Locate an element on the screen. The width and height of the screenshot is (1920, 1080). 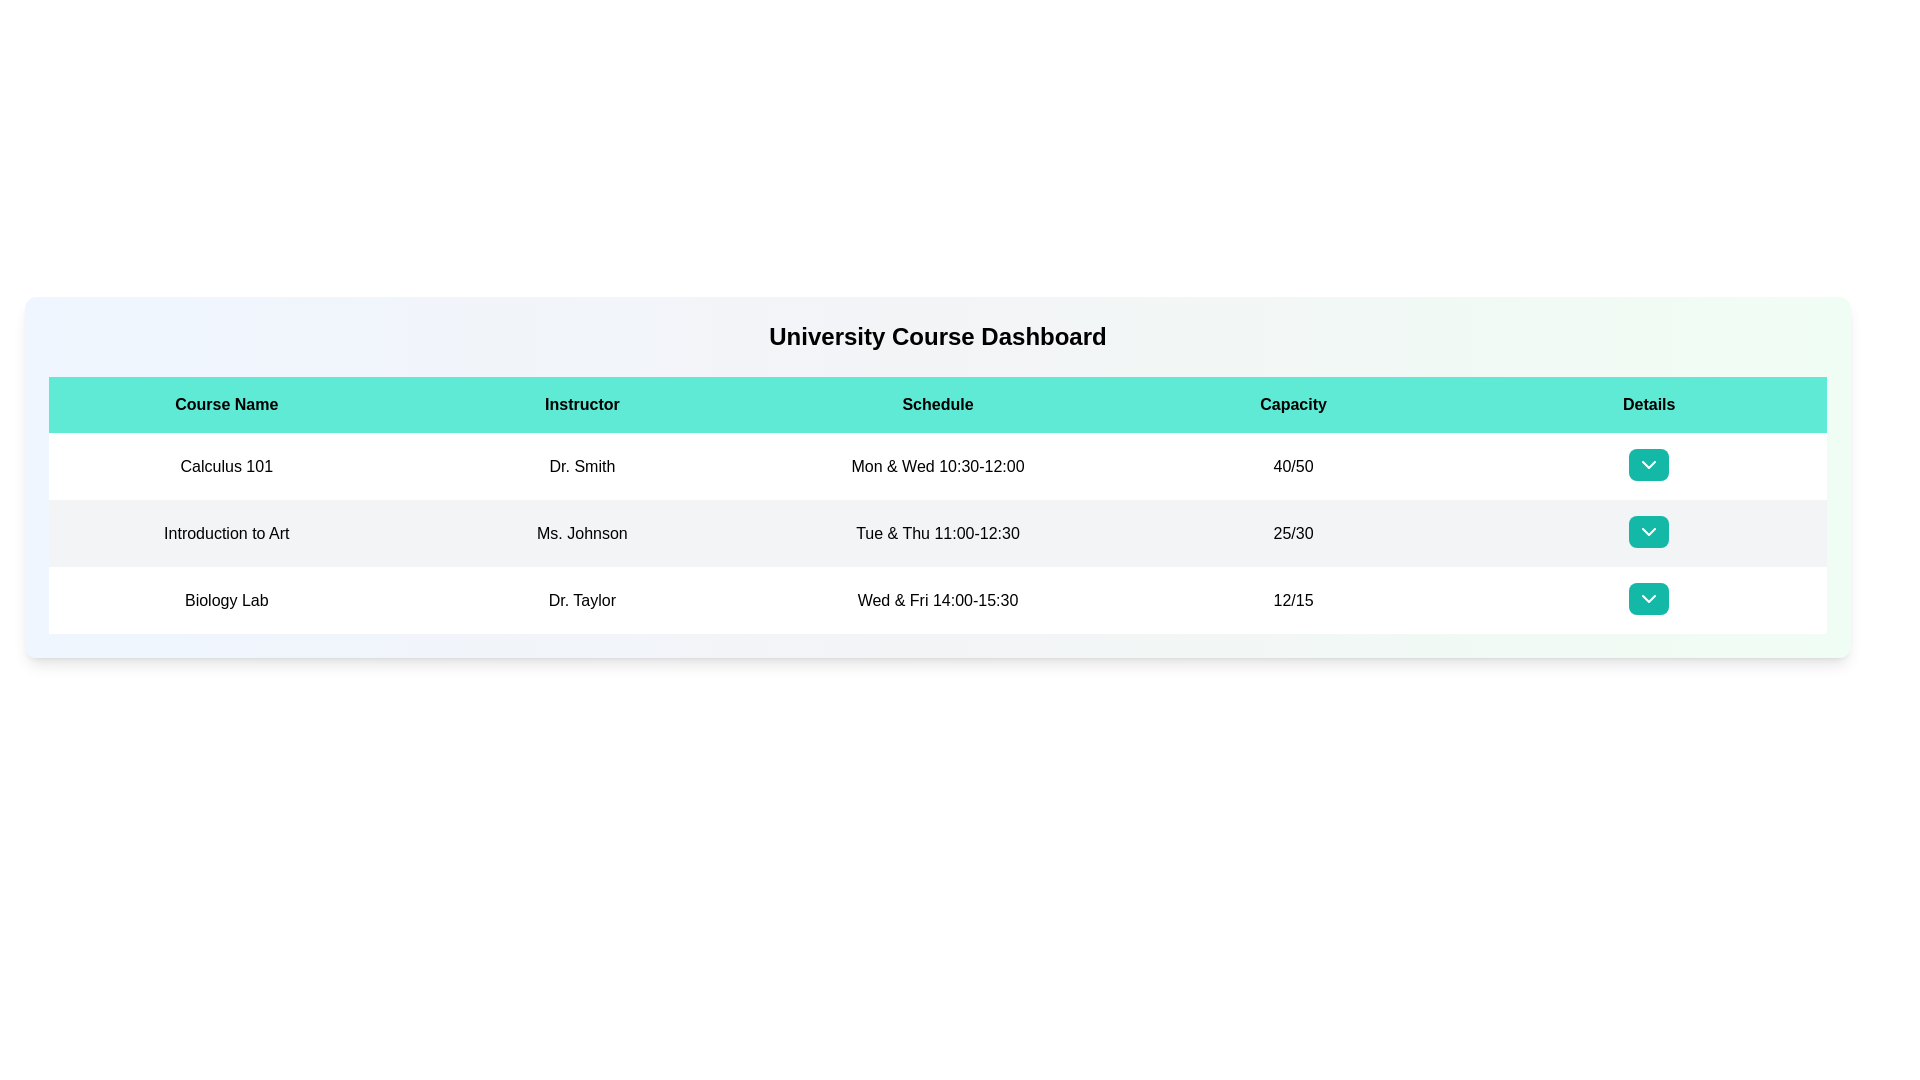
information displayed in the text label showing '12/15' in the Capacity column of the Biology Lab row is located at coordinates (1293, 599).